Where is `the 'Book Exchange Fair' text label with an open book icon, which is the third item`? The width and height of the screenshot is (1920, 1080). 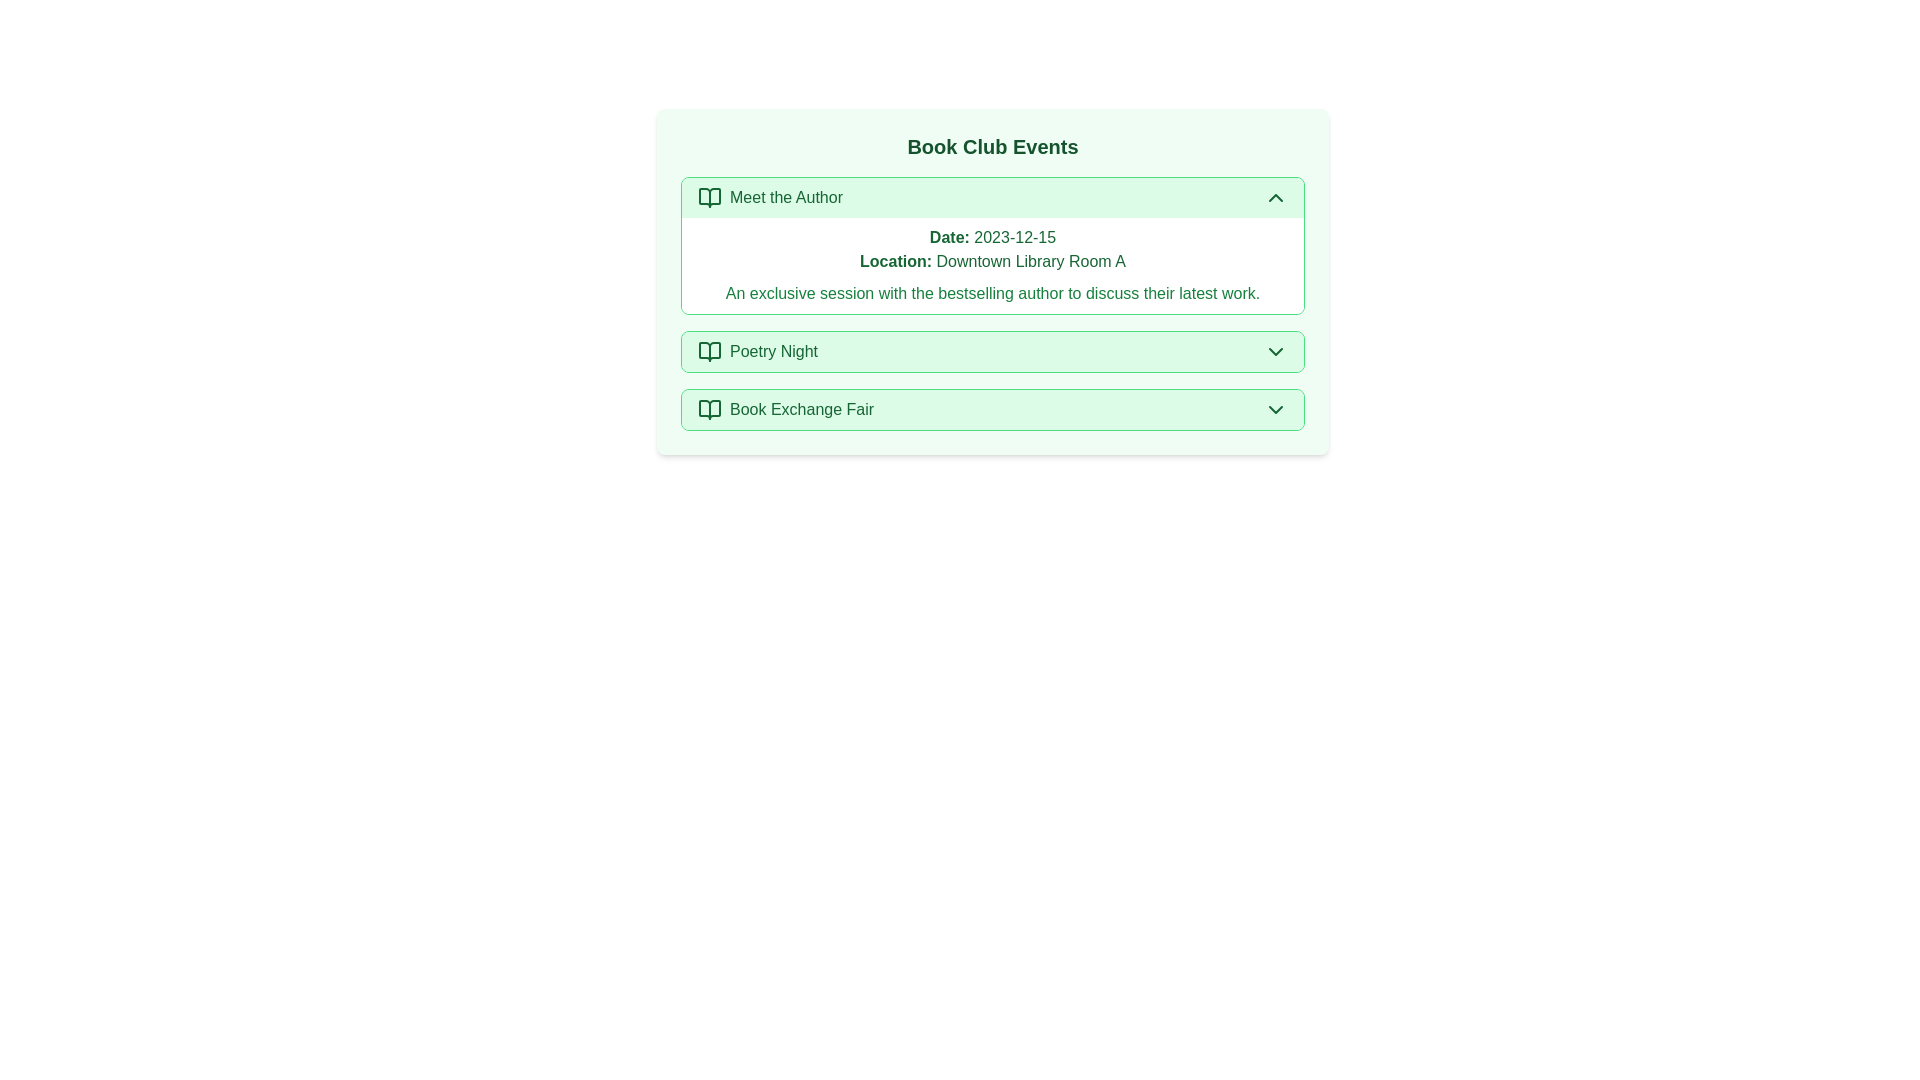 the 'Book Exchange Fair' text label with an open book icon, which is the third item is located at coordinates (785, 408).